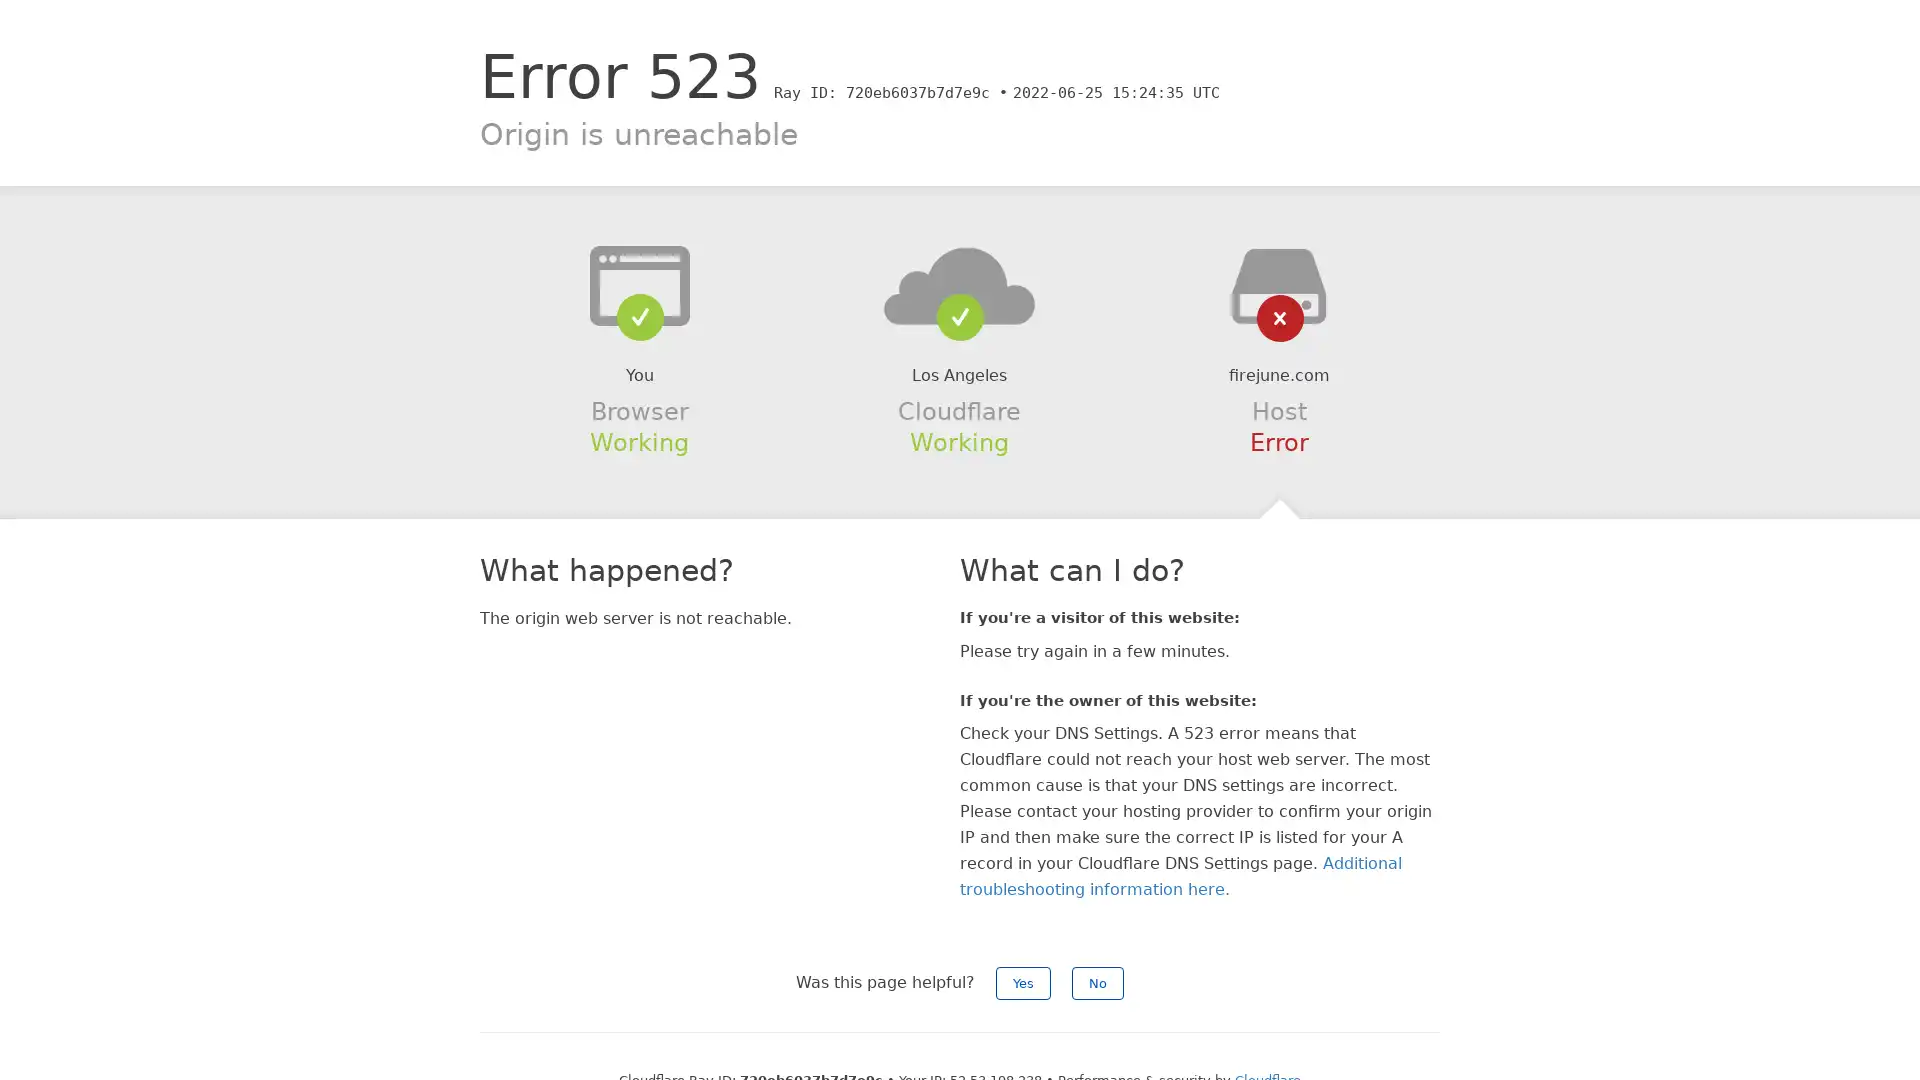 Image resolution: width=1920 pixels, height=1080 pixels. What do you see at coordinates (1023, 982) in the screenshot?
I see `Yes` at bounding box center [1023, 982].